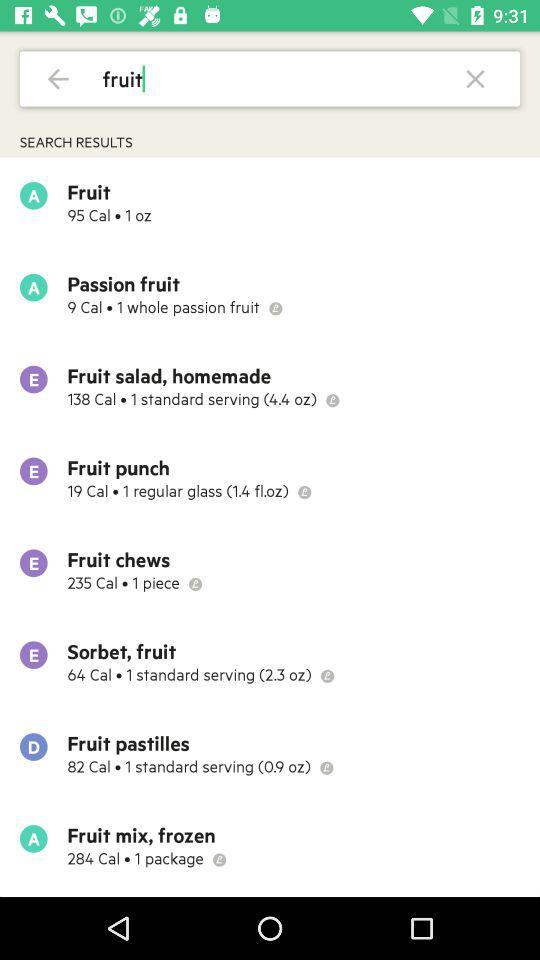  What do you see at coordinates (58, 78) in the screenshot?
I see `the arrow_backward icon` at bounding box center [58, 78].